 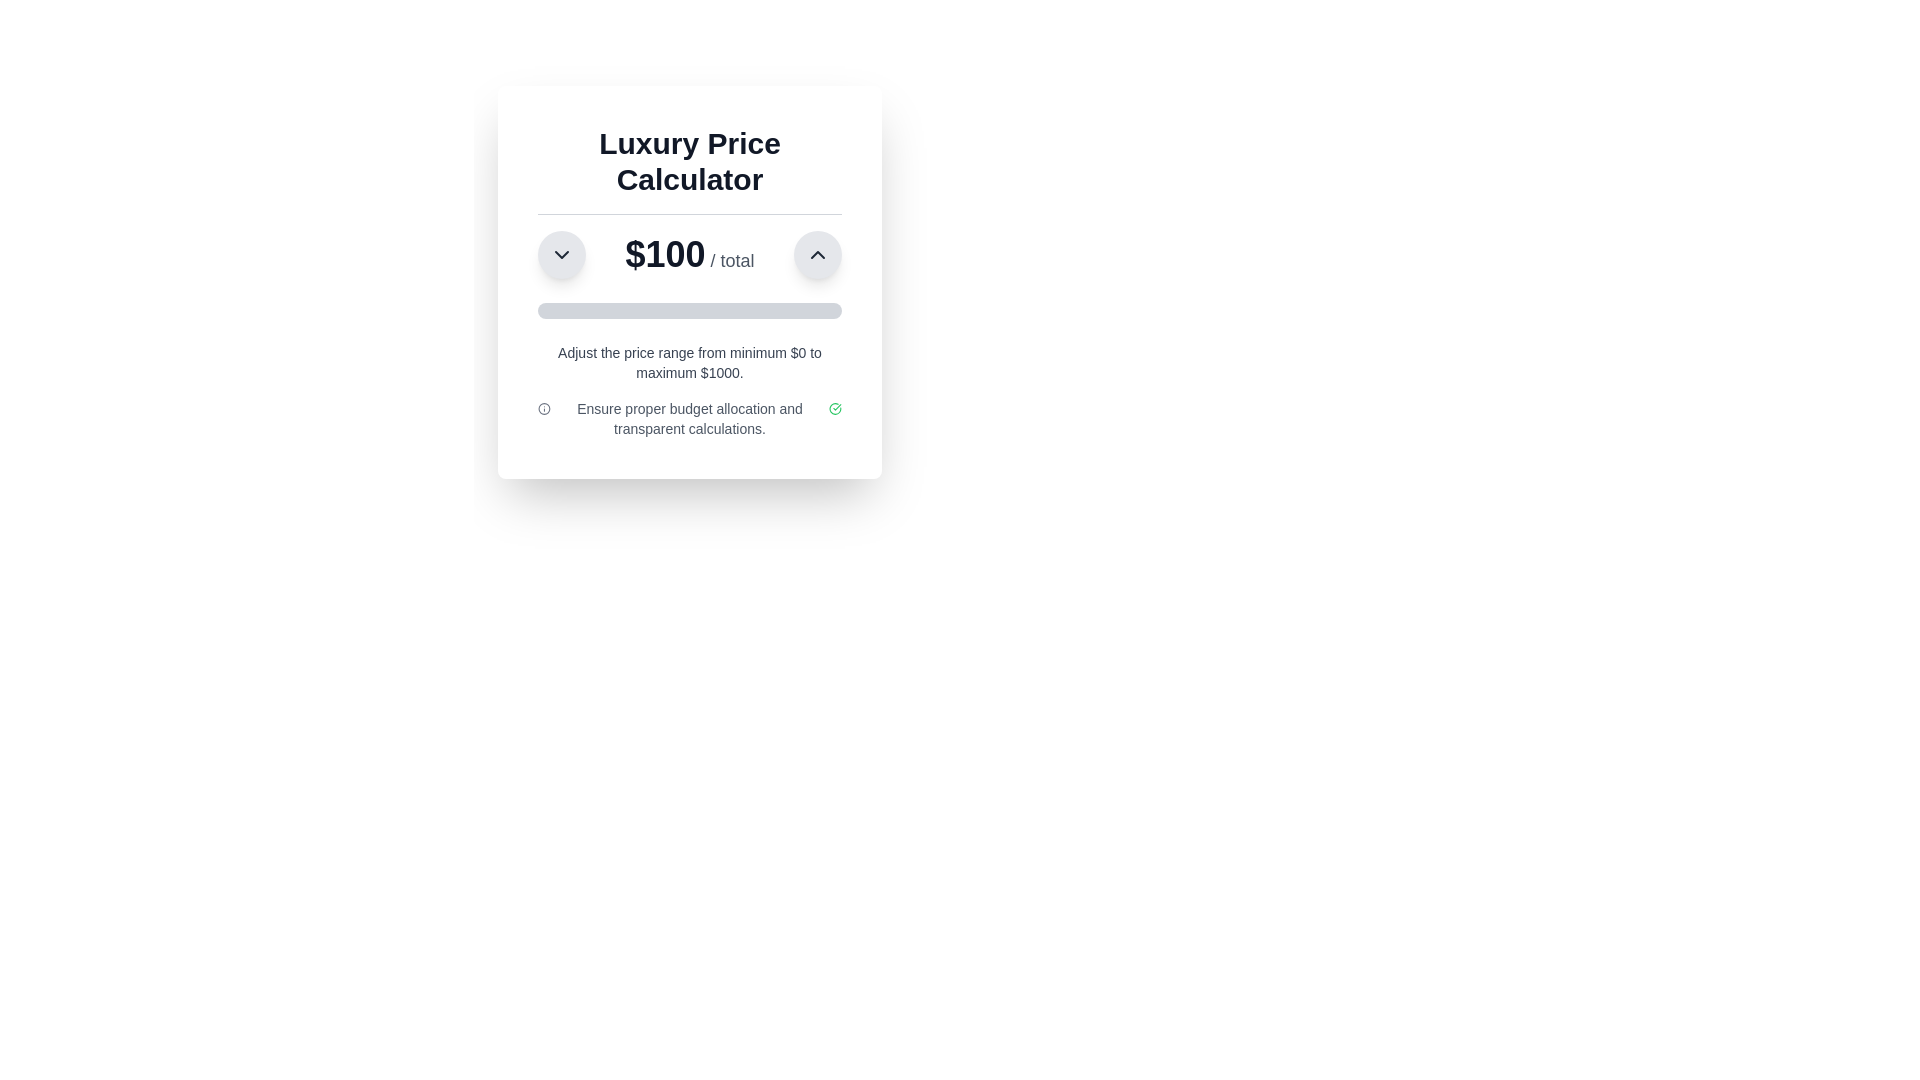 What do you see at coordinates (544, 407) in the screenshot?
I see `the circular gray information icon located on the leftmost side of the interface to uncover information or perform a related action` at bounding box center [544, 407].